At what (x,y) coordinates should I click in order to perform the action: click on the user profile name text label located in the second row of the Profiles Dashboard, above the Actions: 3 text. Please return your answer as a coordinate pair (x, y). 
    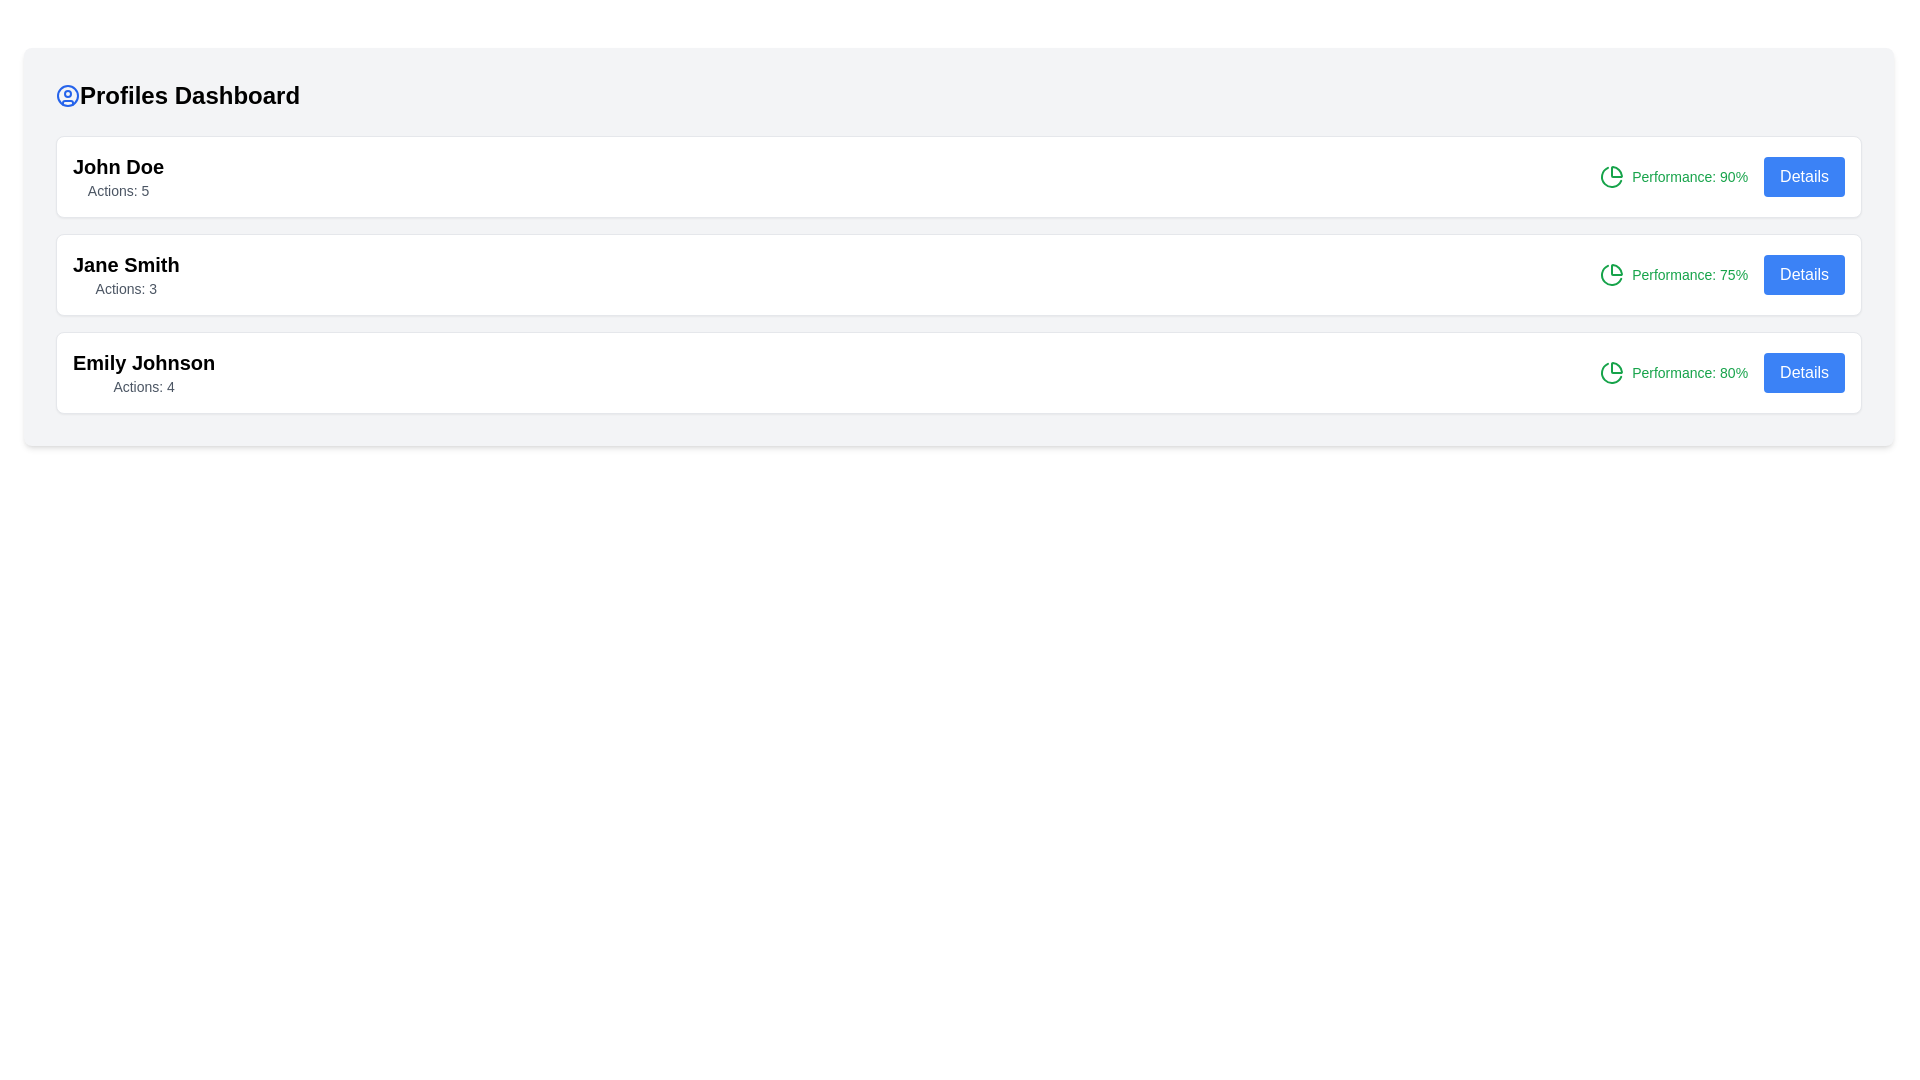
    Looking at the image, I should click on (125, 264).